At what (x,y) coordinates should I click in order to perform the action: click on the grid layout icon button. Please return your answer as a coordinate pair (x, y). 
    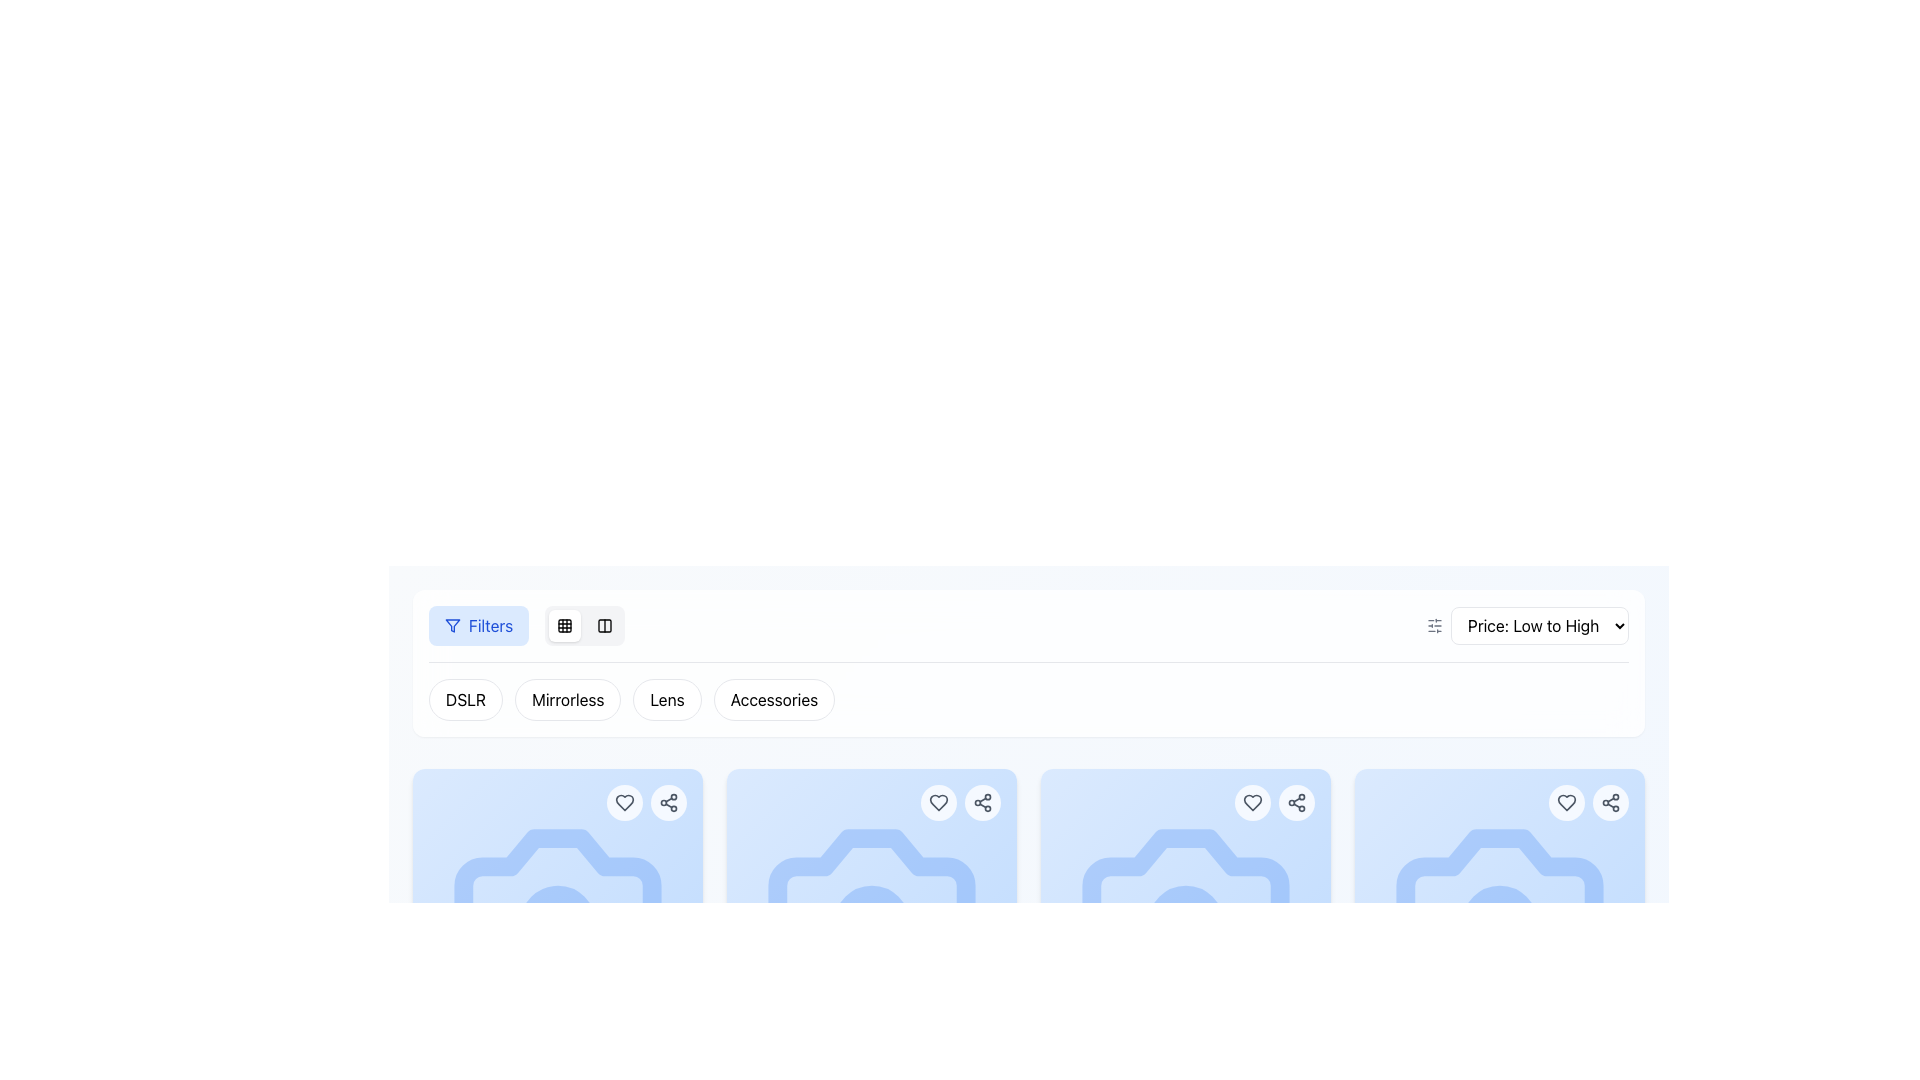
    Looking at the image, I should click on (564, 624).